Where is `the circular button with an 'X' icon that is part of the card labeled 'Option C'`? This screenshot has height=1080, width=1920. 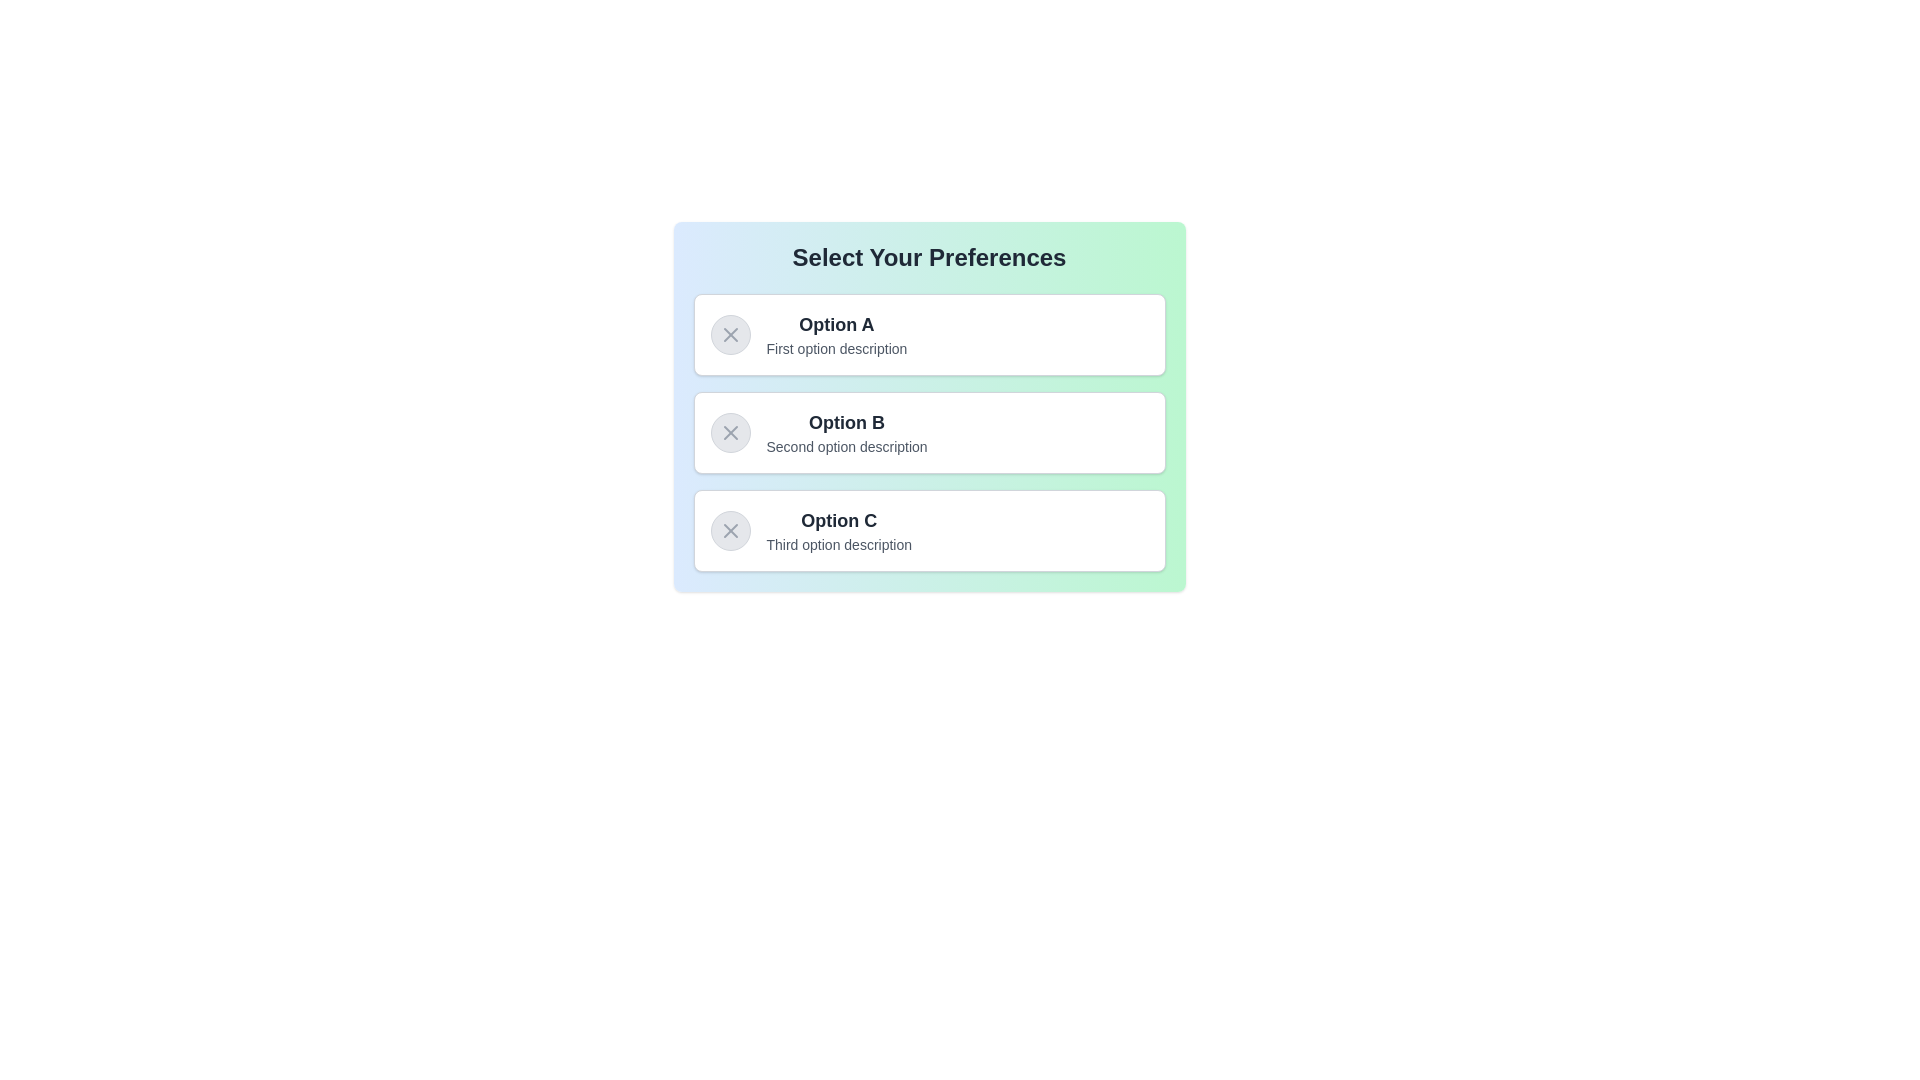 the circular button with an 'X' icon that is part of the card labeled 'Option C' is located at coordinates (729, 530).